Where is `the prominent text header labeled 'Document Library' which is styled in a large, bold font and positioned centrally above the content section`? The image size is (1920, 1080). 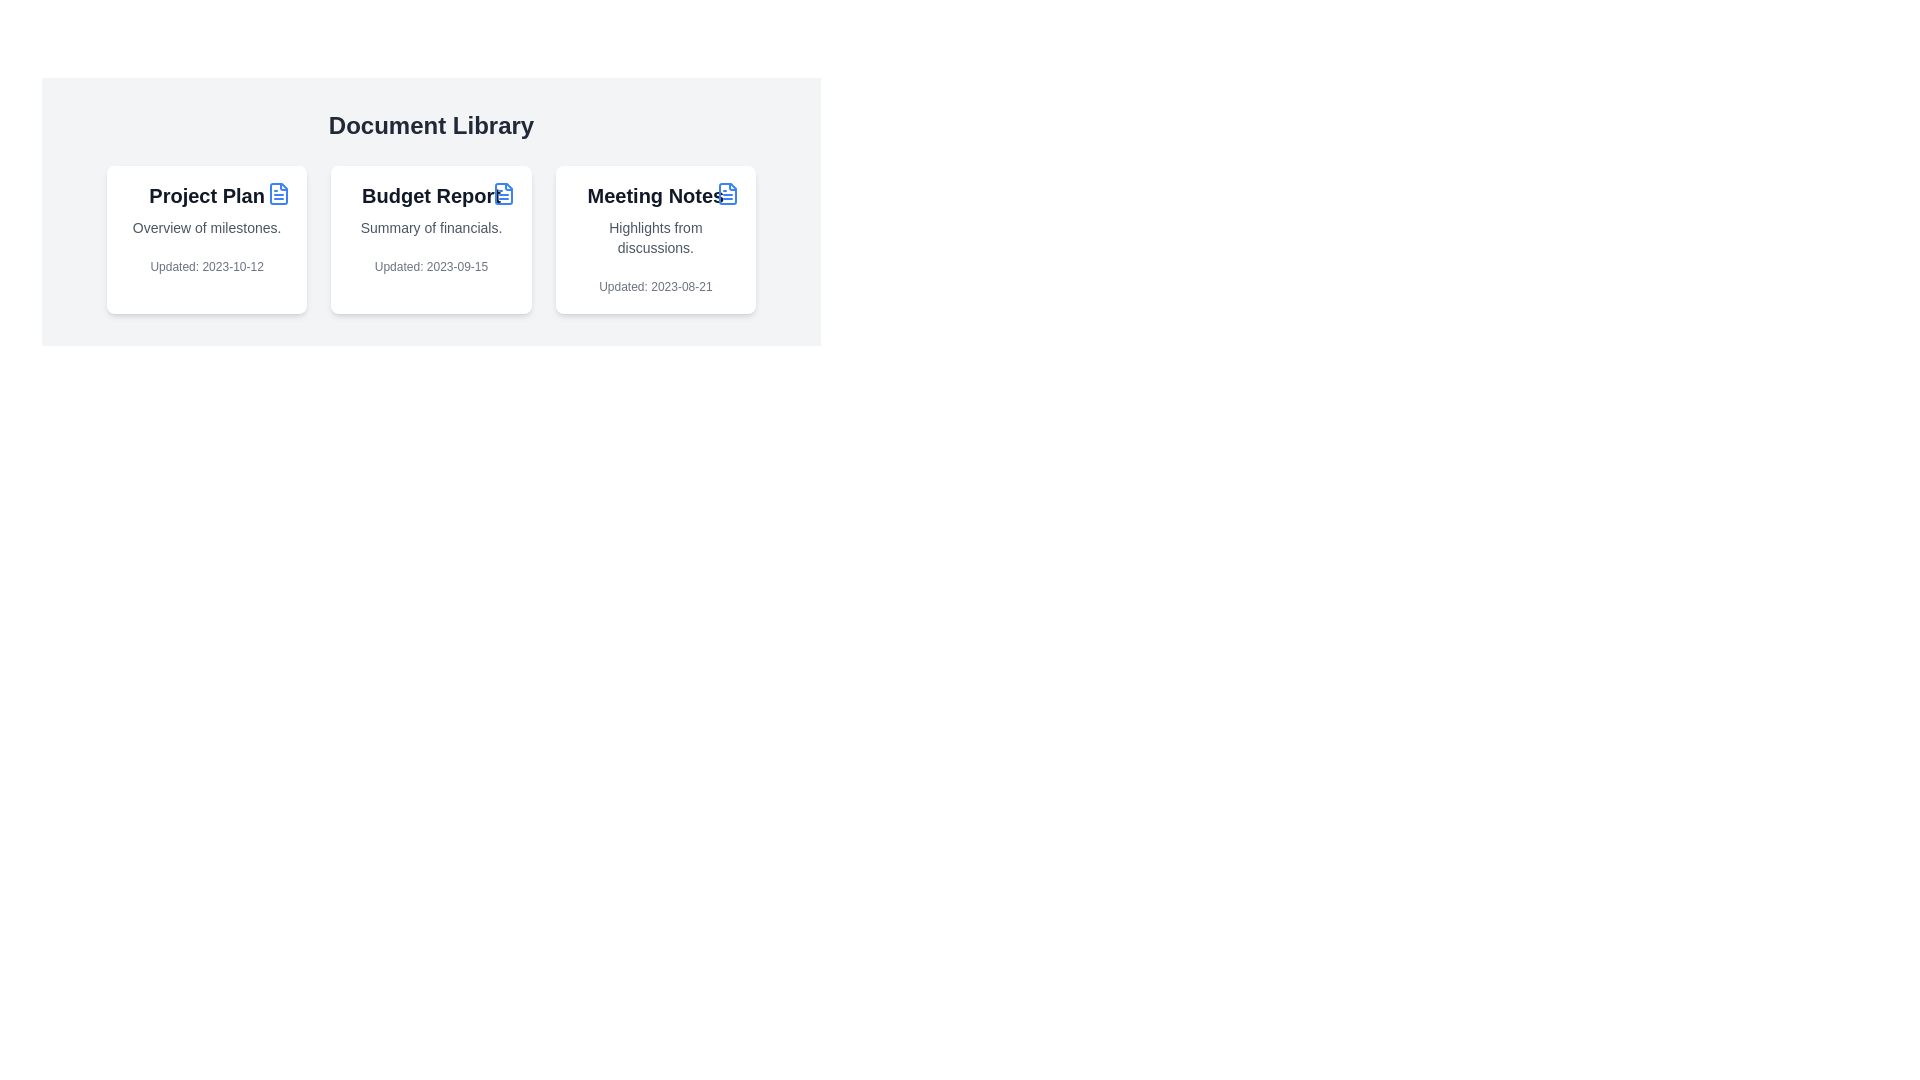 the prominent text header labeled 'Document Library' which is styled in a large, bold font and positioned centrally above the content section is located at coordinates (430, 126).